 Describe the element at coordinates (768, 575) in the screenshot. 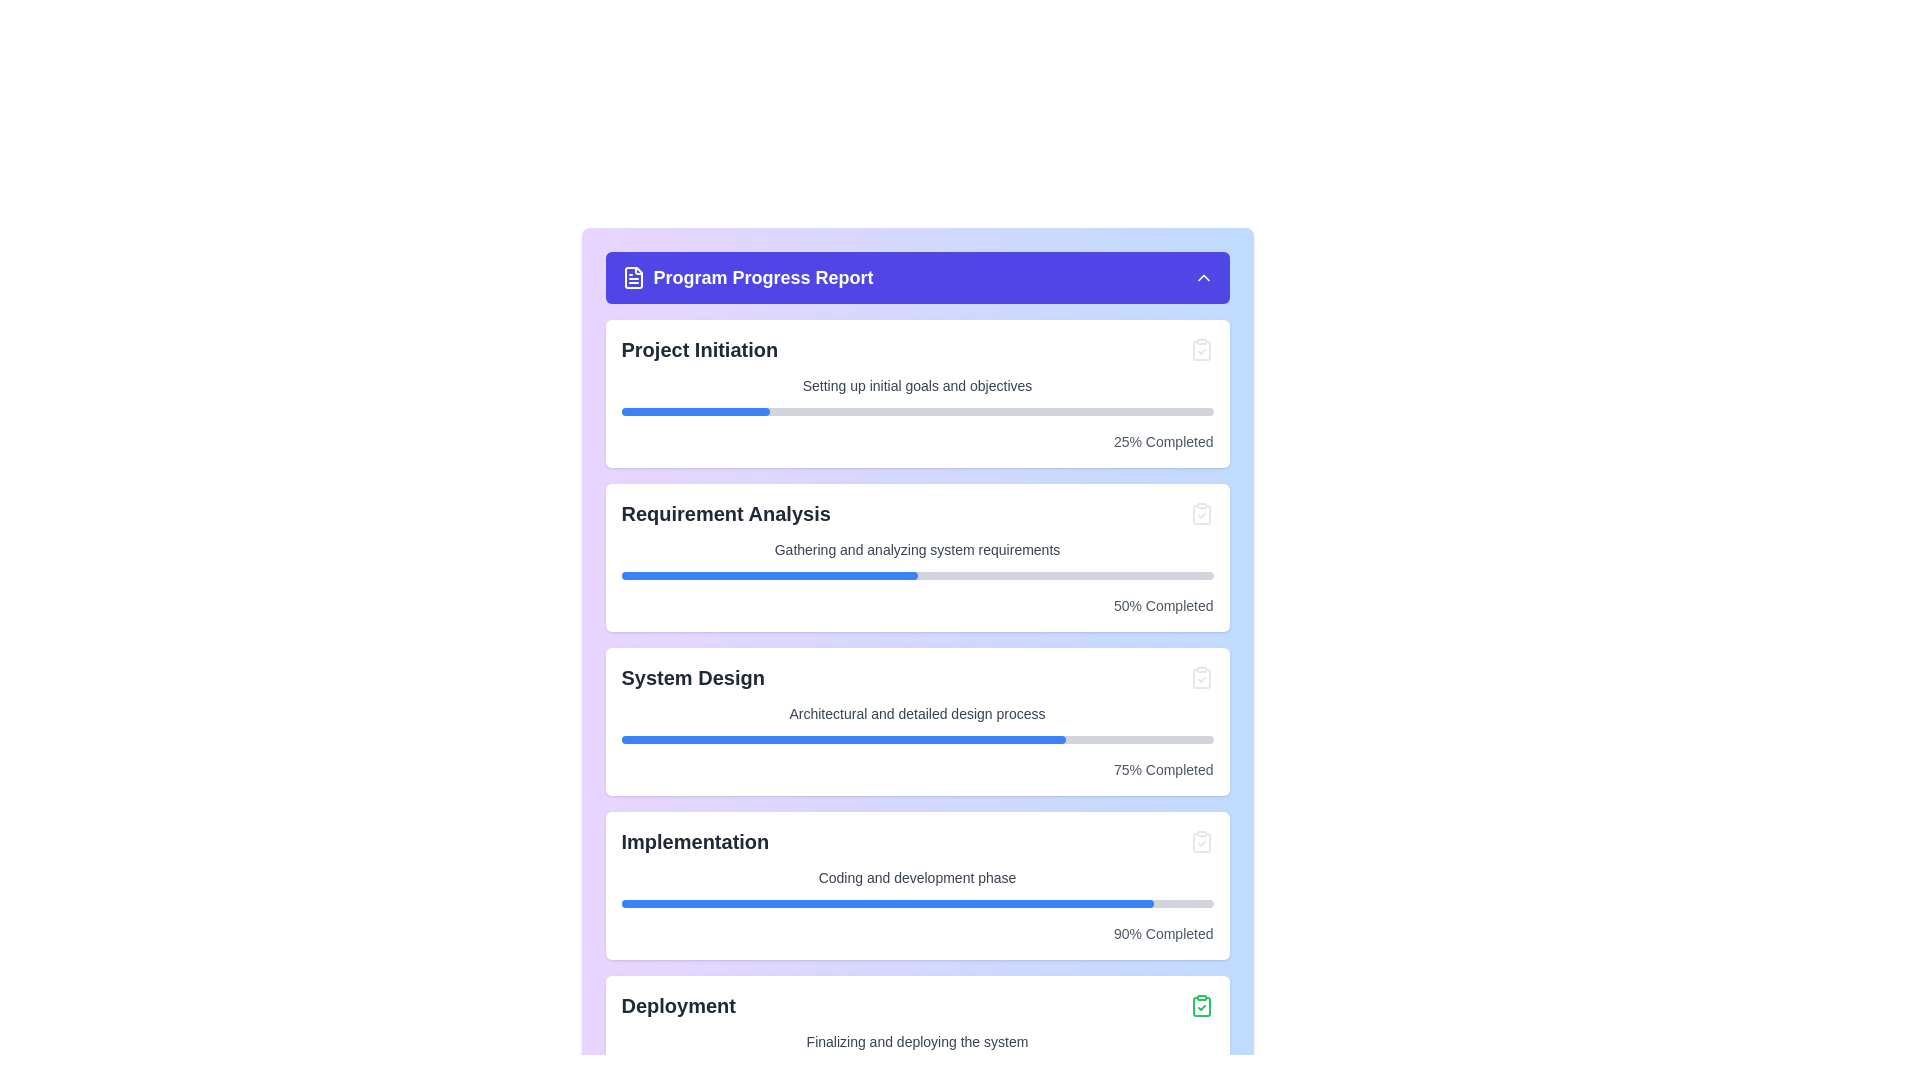

I see `the progress represented by the blue-colored segment of the progress bar for the 'Requirement Analysis' section, which indicates it is 50% complete` at that location.